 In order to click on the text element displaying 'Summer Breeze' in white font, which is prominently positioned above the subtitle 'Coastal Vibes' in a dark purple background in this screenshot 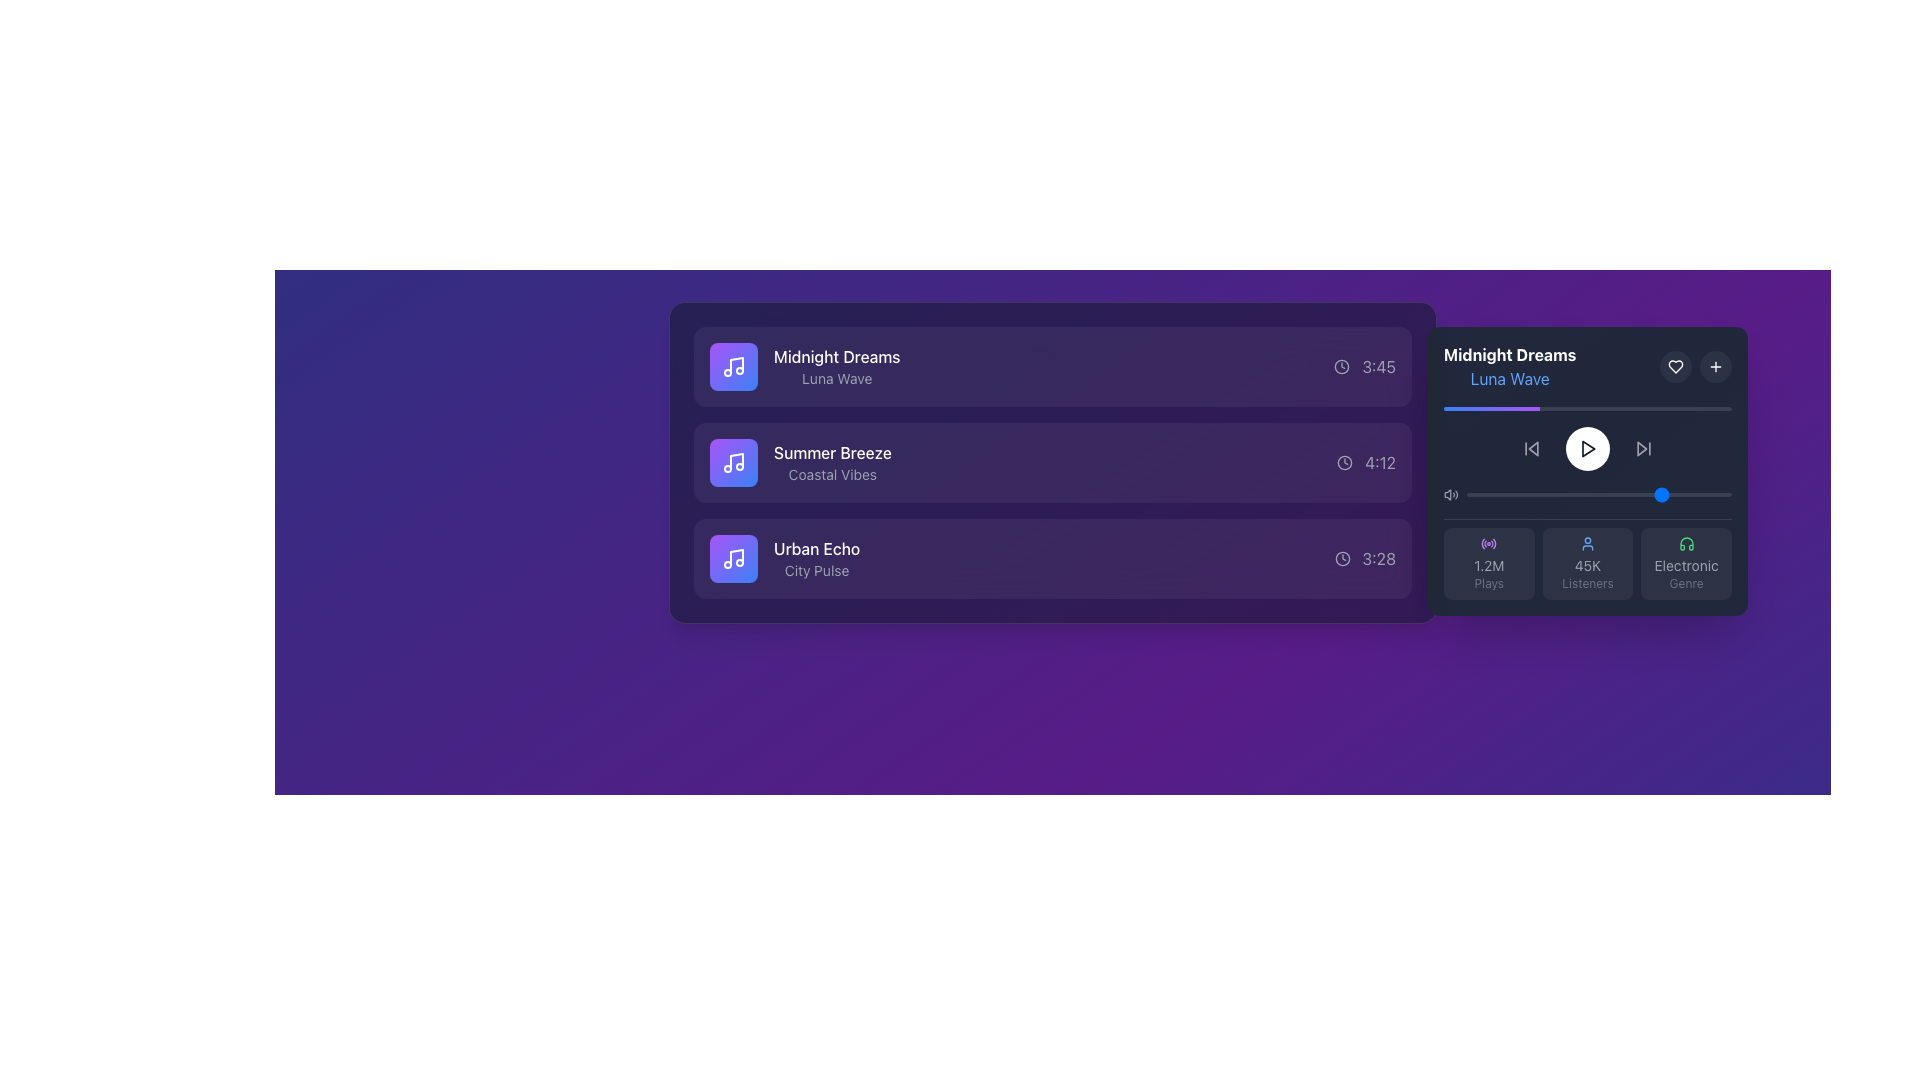, I will do `click(832, 452)`.